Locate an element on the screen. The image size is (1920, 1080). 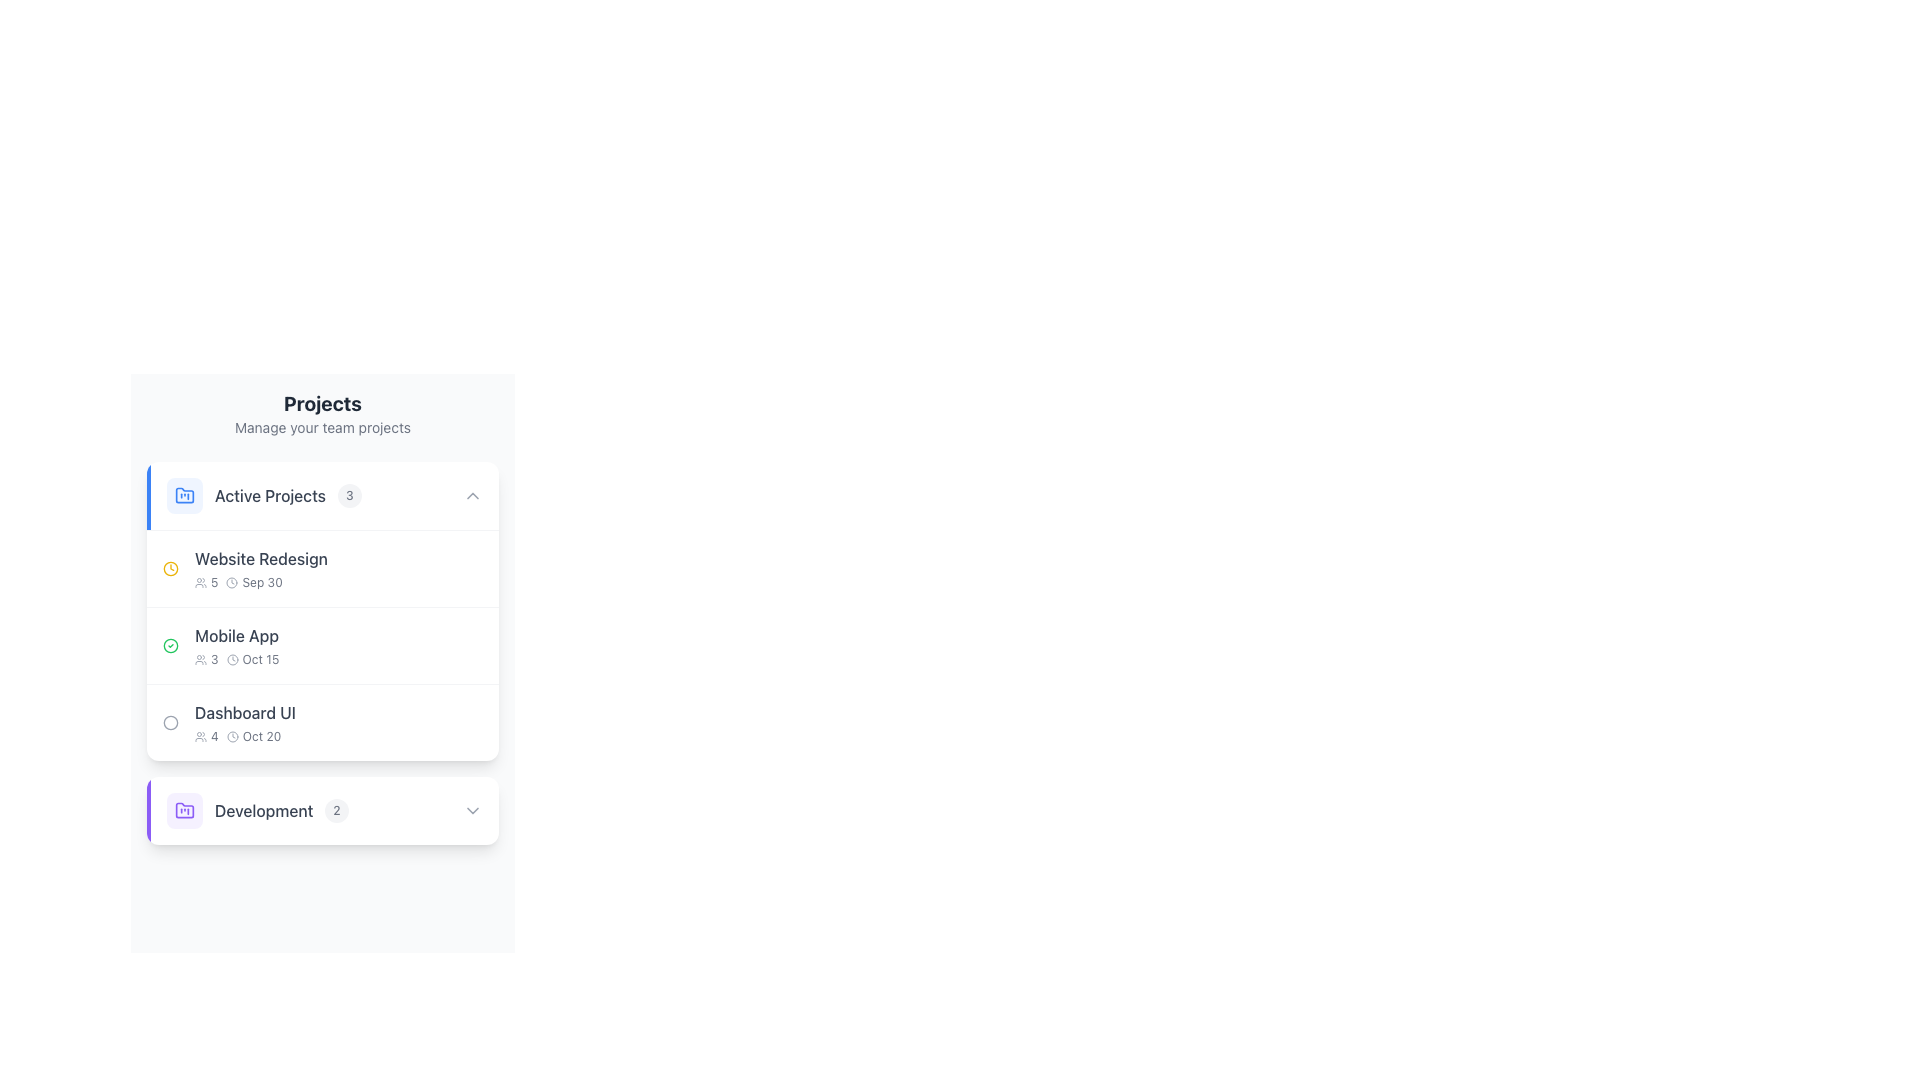
on the Text Display element representing the project titled 'Mobile App', which is the second item in the vertical list under 'Active Projects' is located at coordinates (237, 645).